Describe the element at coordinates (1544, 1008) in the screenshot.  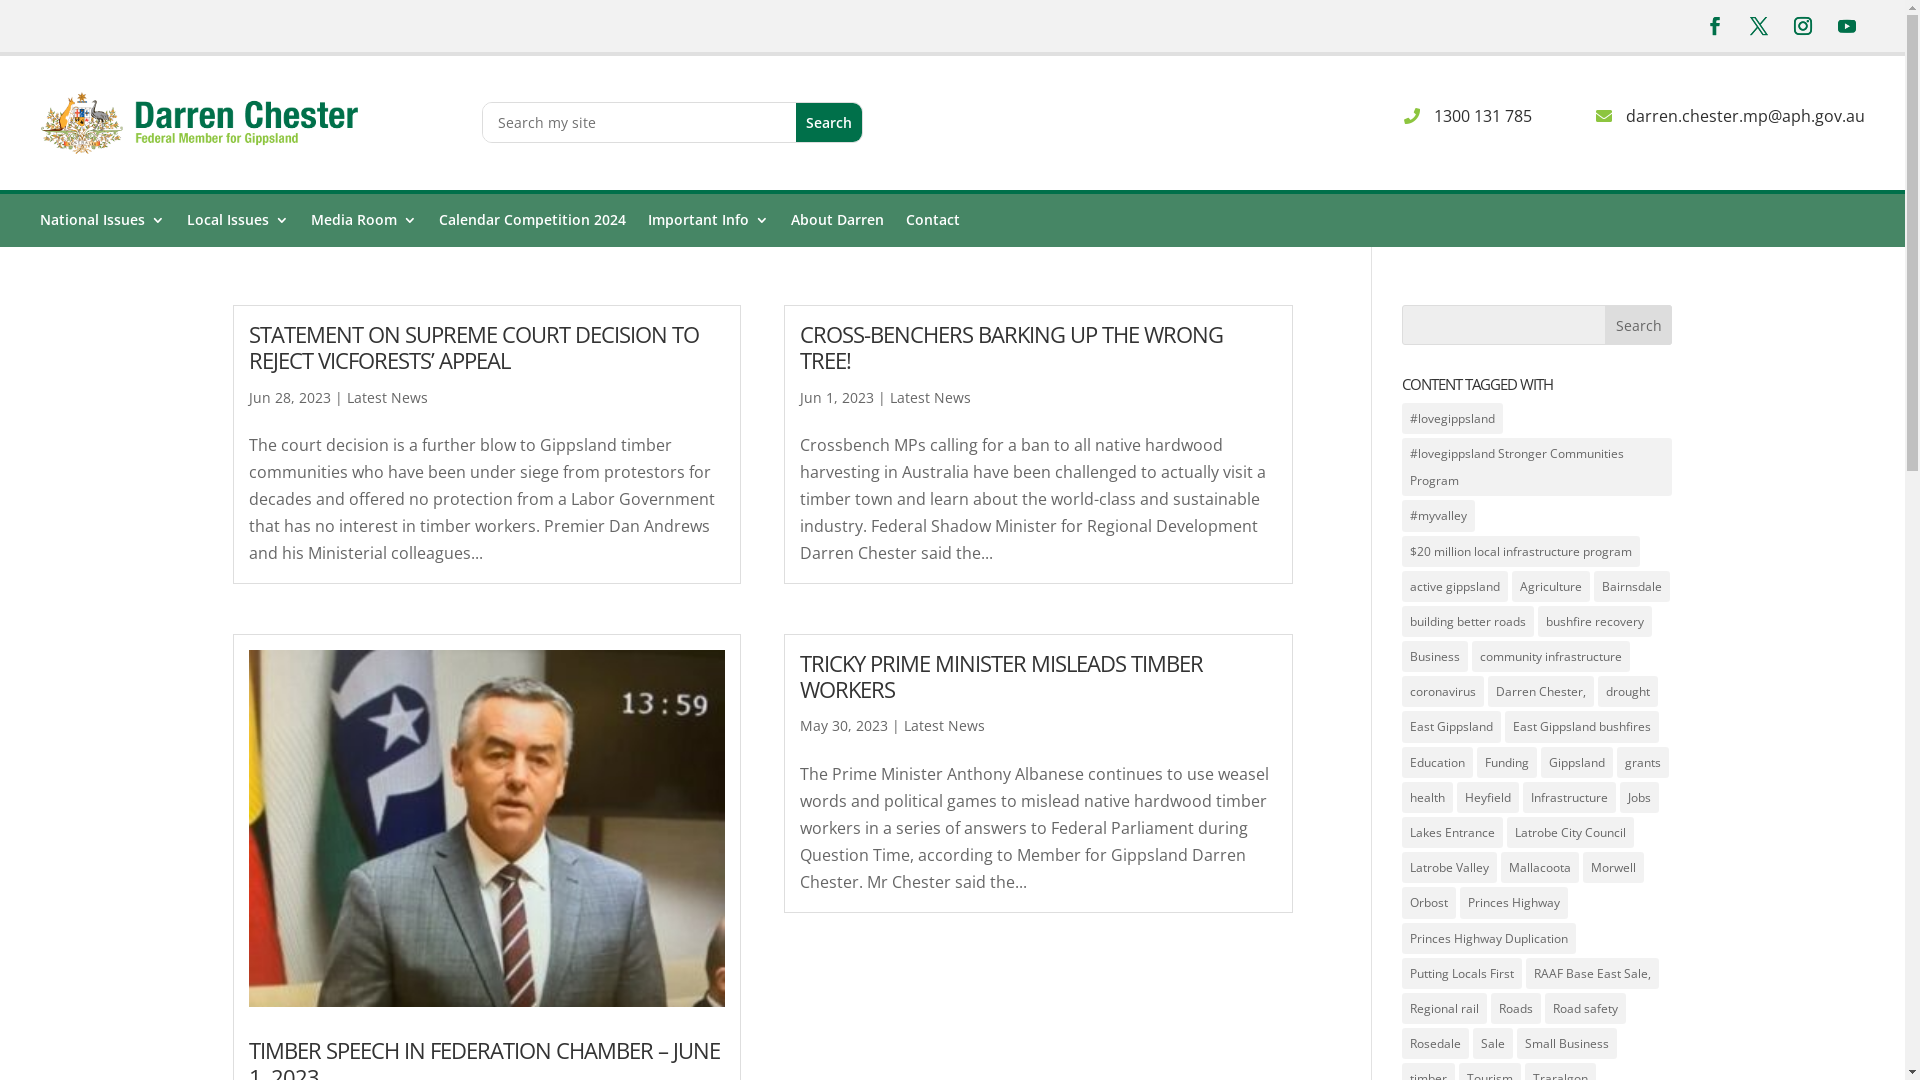
I see `'Road safety'` at that location.